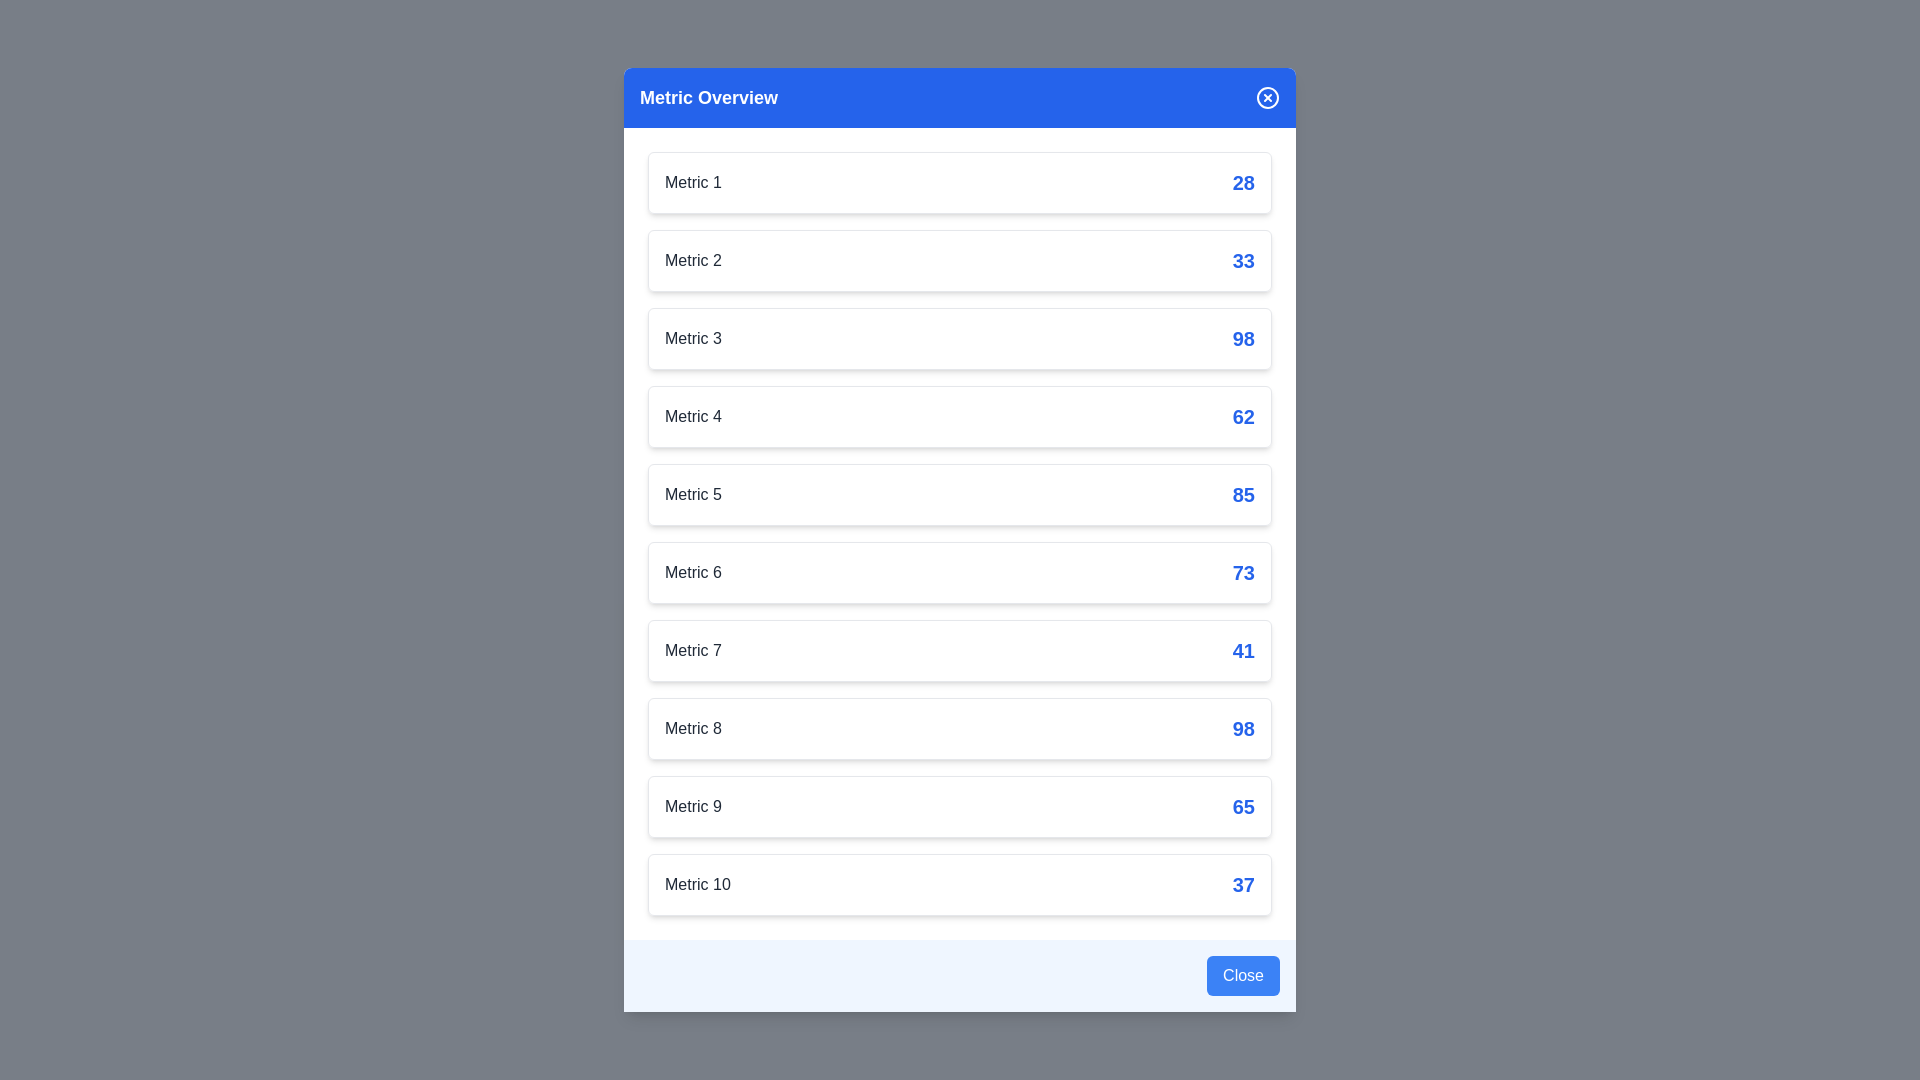  Describe the element at coordinates (1242, 974) in the screenshot. I see `the 'Close' button in the footer of the dialog` at that location.